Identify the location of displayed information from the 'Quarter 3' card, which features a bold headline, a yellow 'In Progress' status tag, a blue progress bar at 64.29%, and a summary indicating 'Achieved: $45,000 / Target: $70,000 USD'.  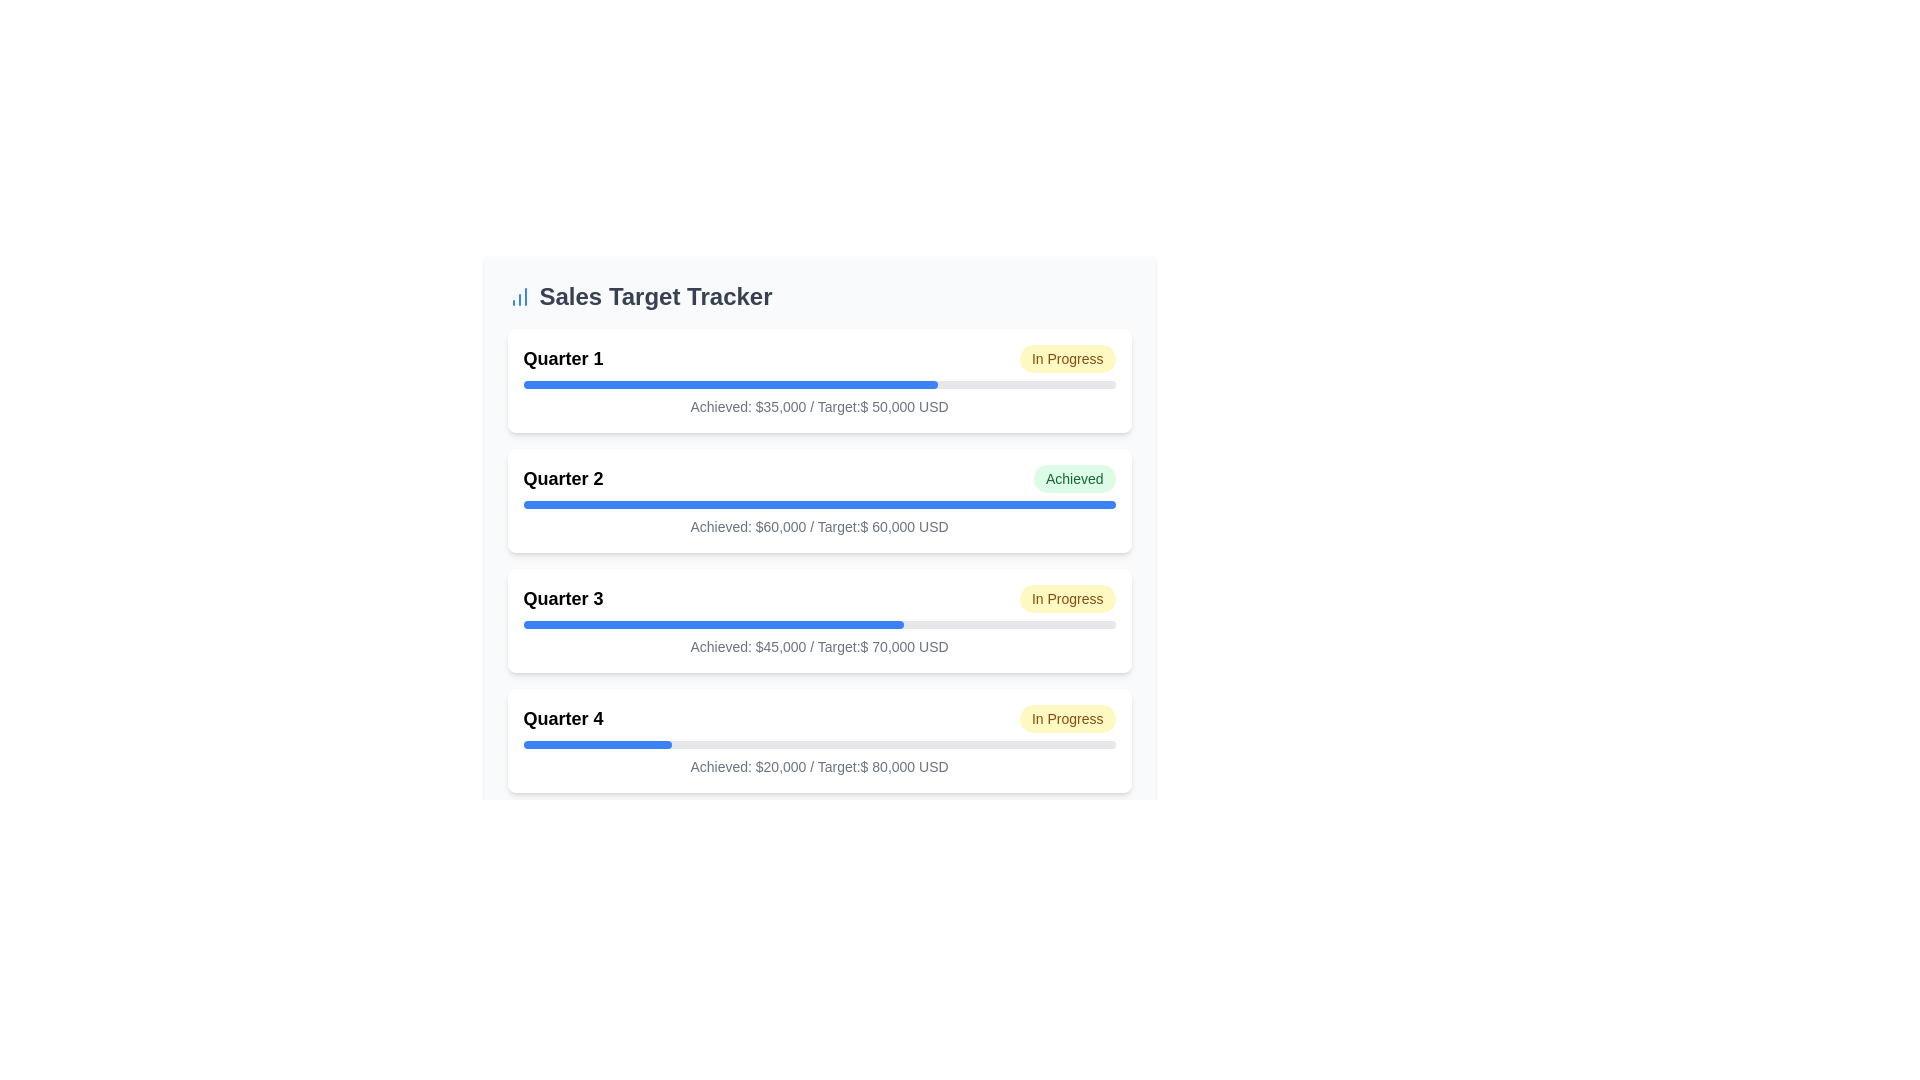
(819, 620).